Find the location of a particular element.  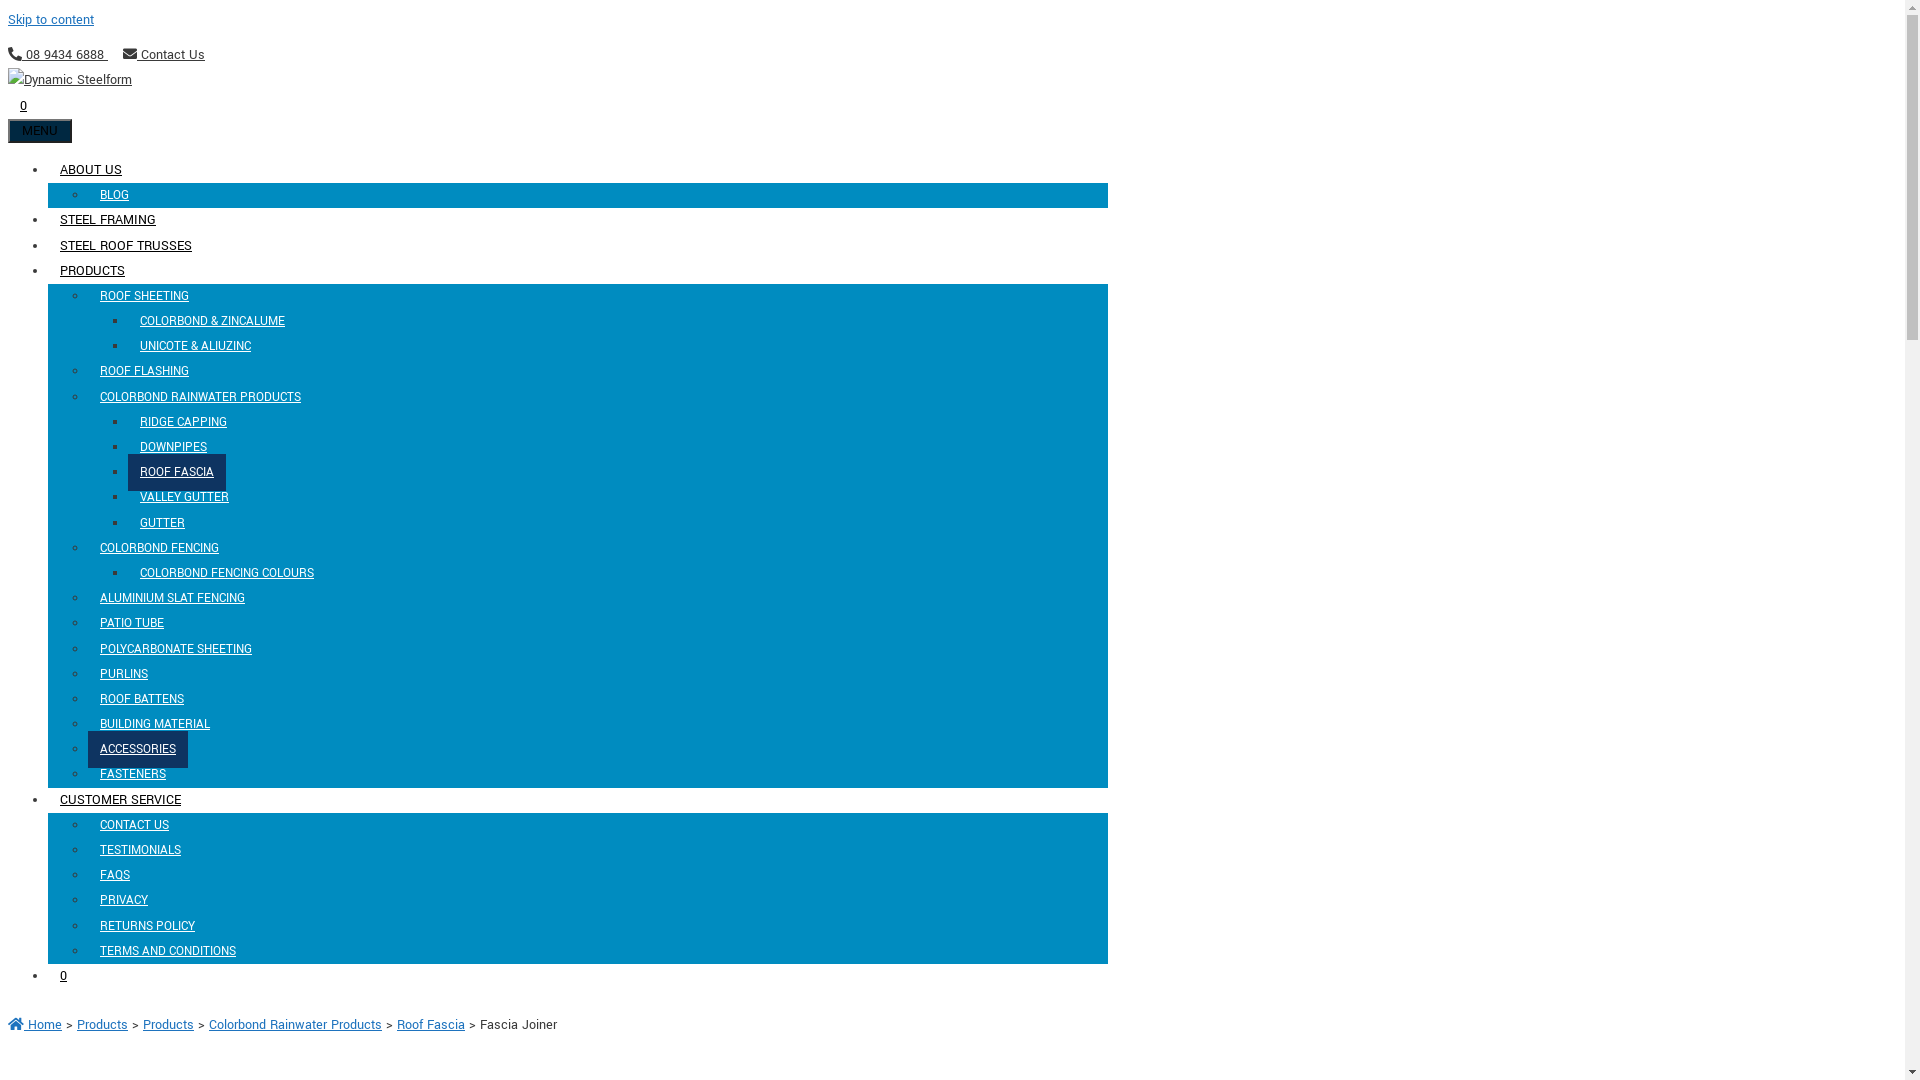

'PRIVACY' is located at coordinates (86, 900).